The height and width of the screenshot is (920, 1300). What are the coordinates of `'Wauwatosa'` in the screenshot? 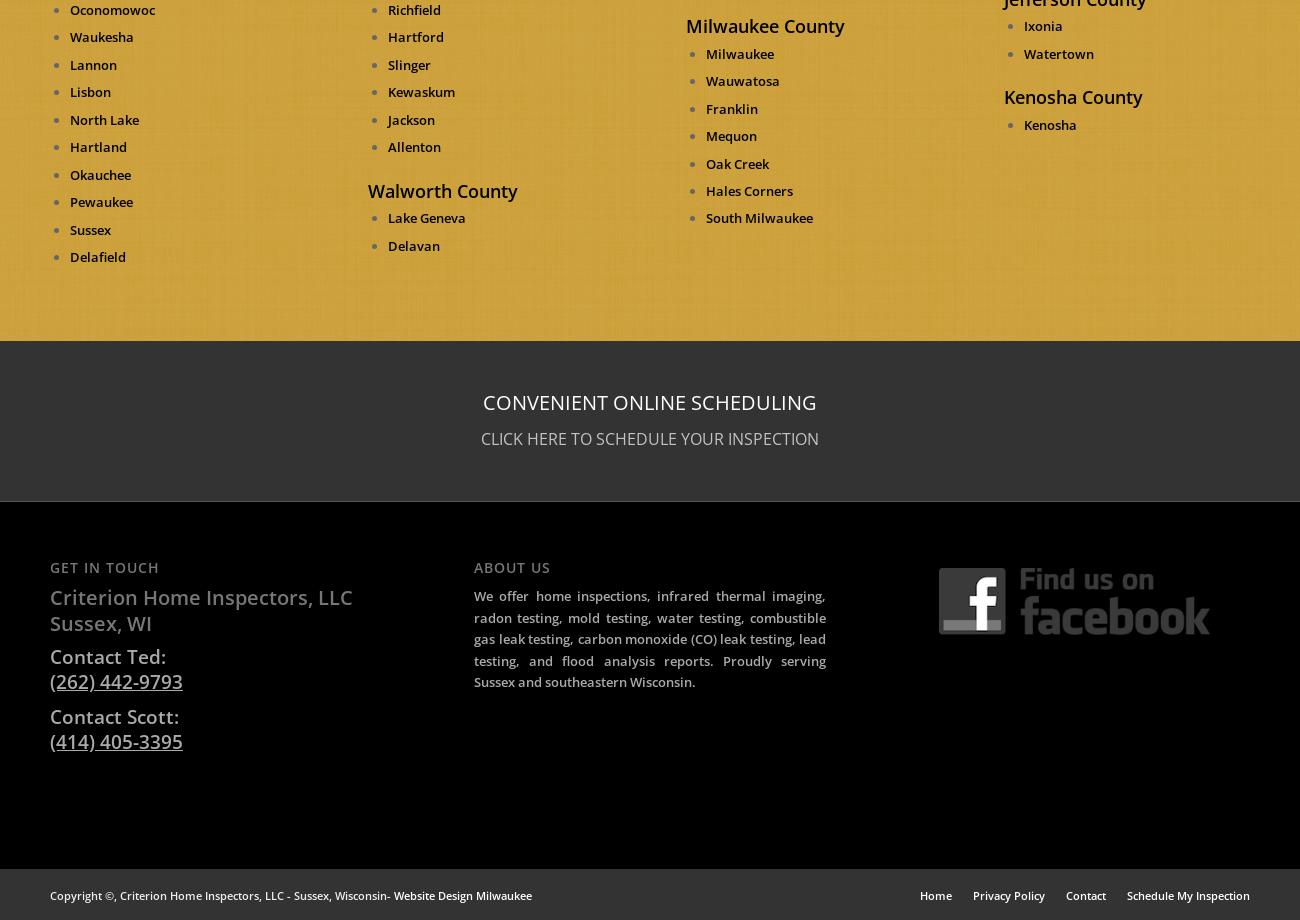 It's located at (742, 80).